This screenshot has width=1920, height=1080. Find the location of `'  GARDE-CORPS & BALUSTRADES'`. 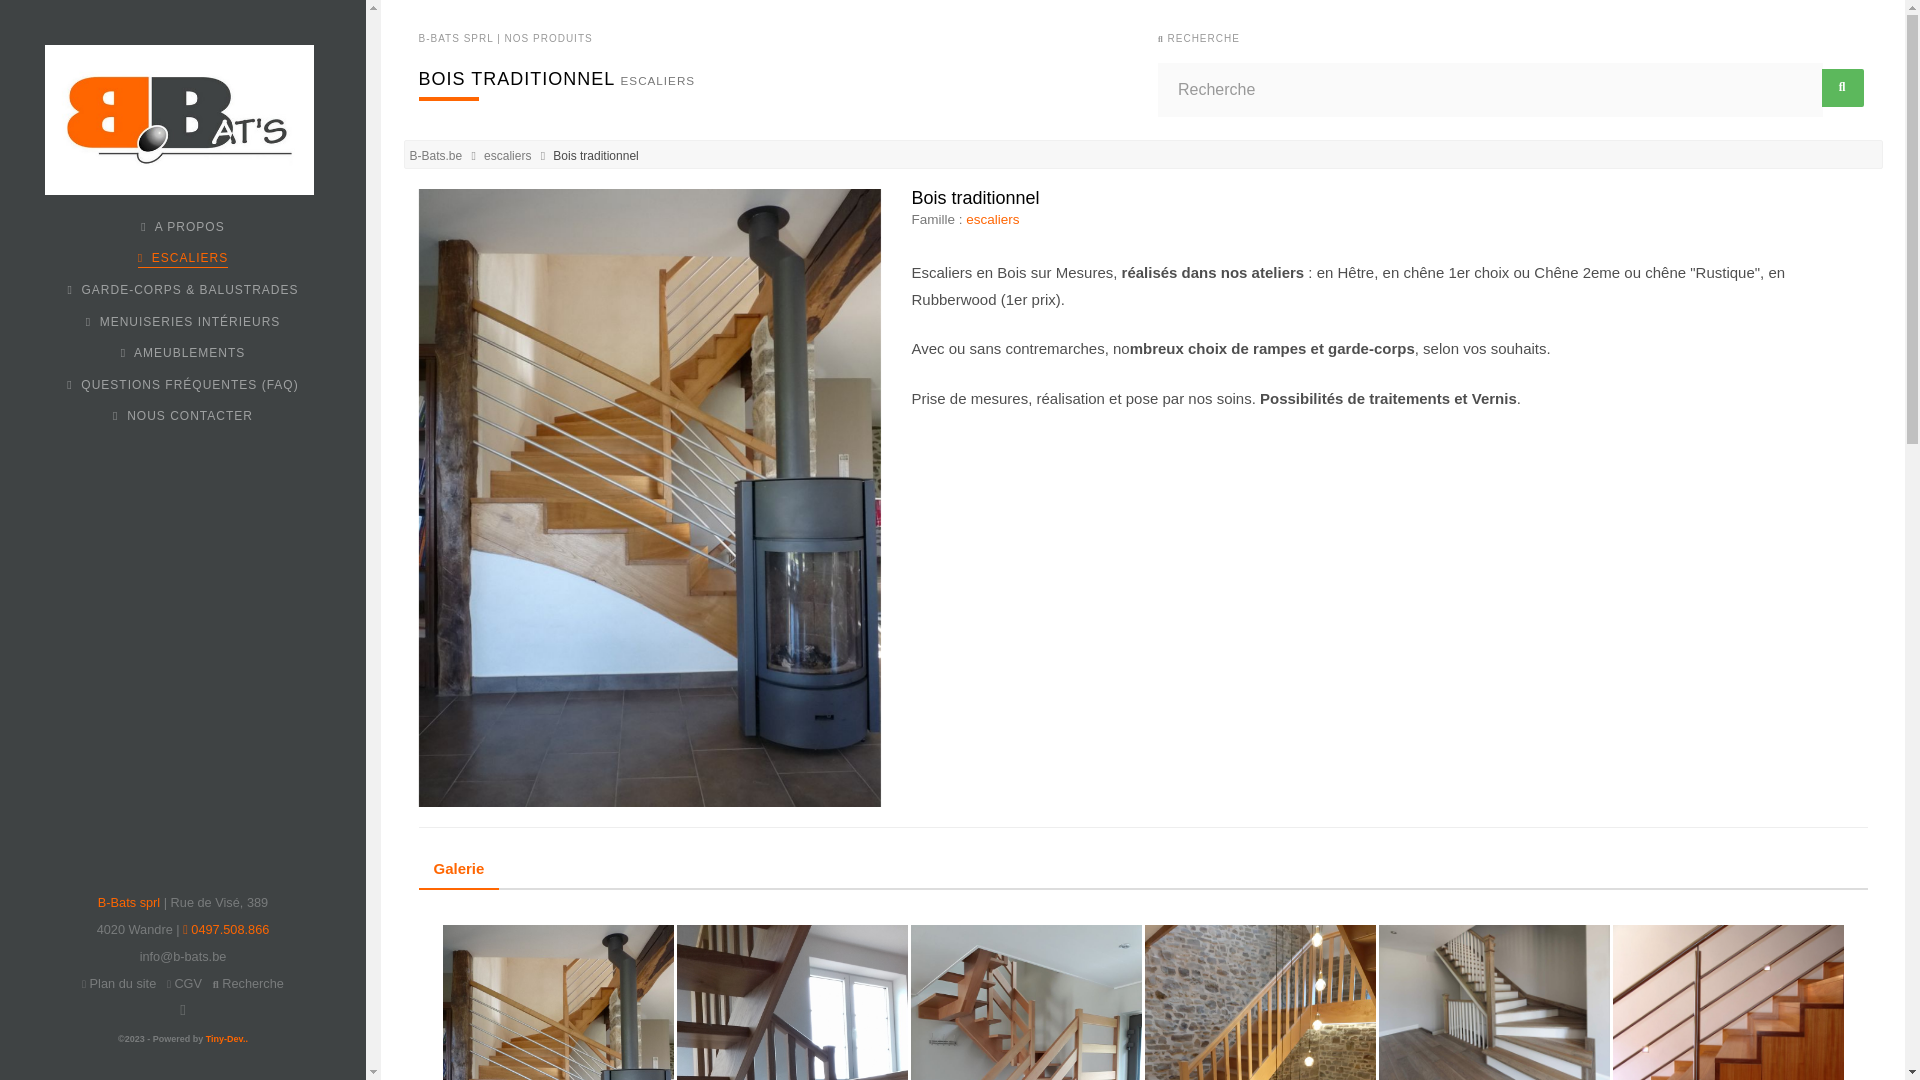

'  GARDE-CORPS & BALUSTRADES' is located at coordinates (182, 289).